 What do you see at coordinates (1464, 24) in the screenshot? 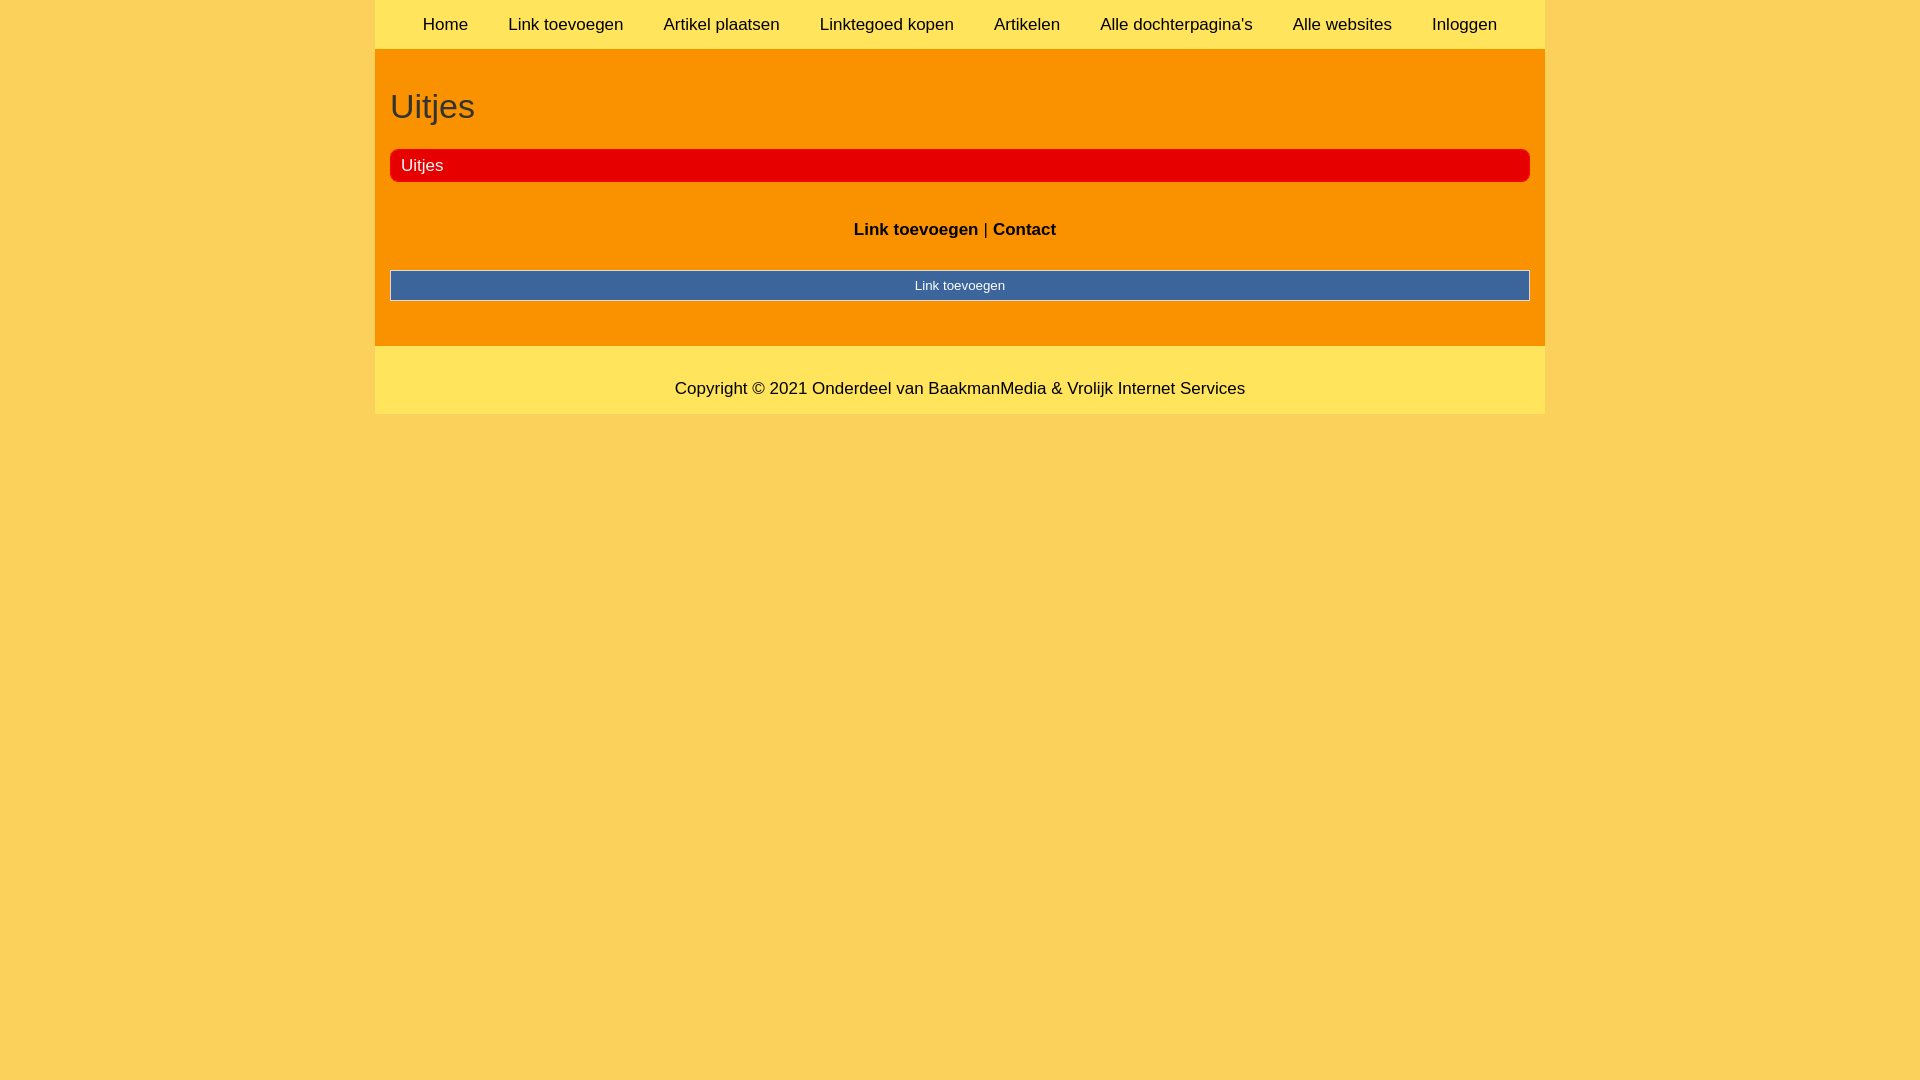
I see `'Inloggen'` at bounding box center [1464, 24].